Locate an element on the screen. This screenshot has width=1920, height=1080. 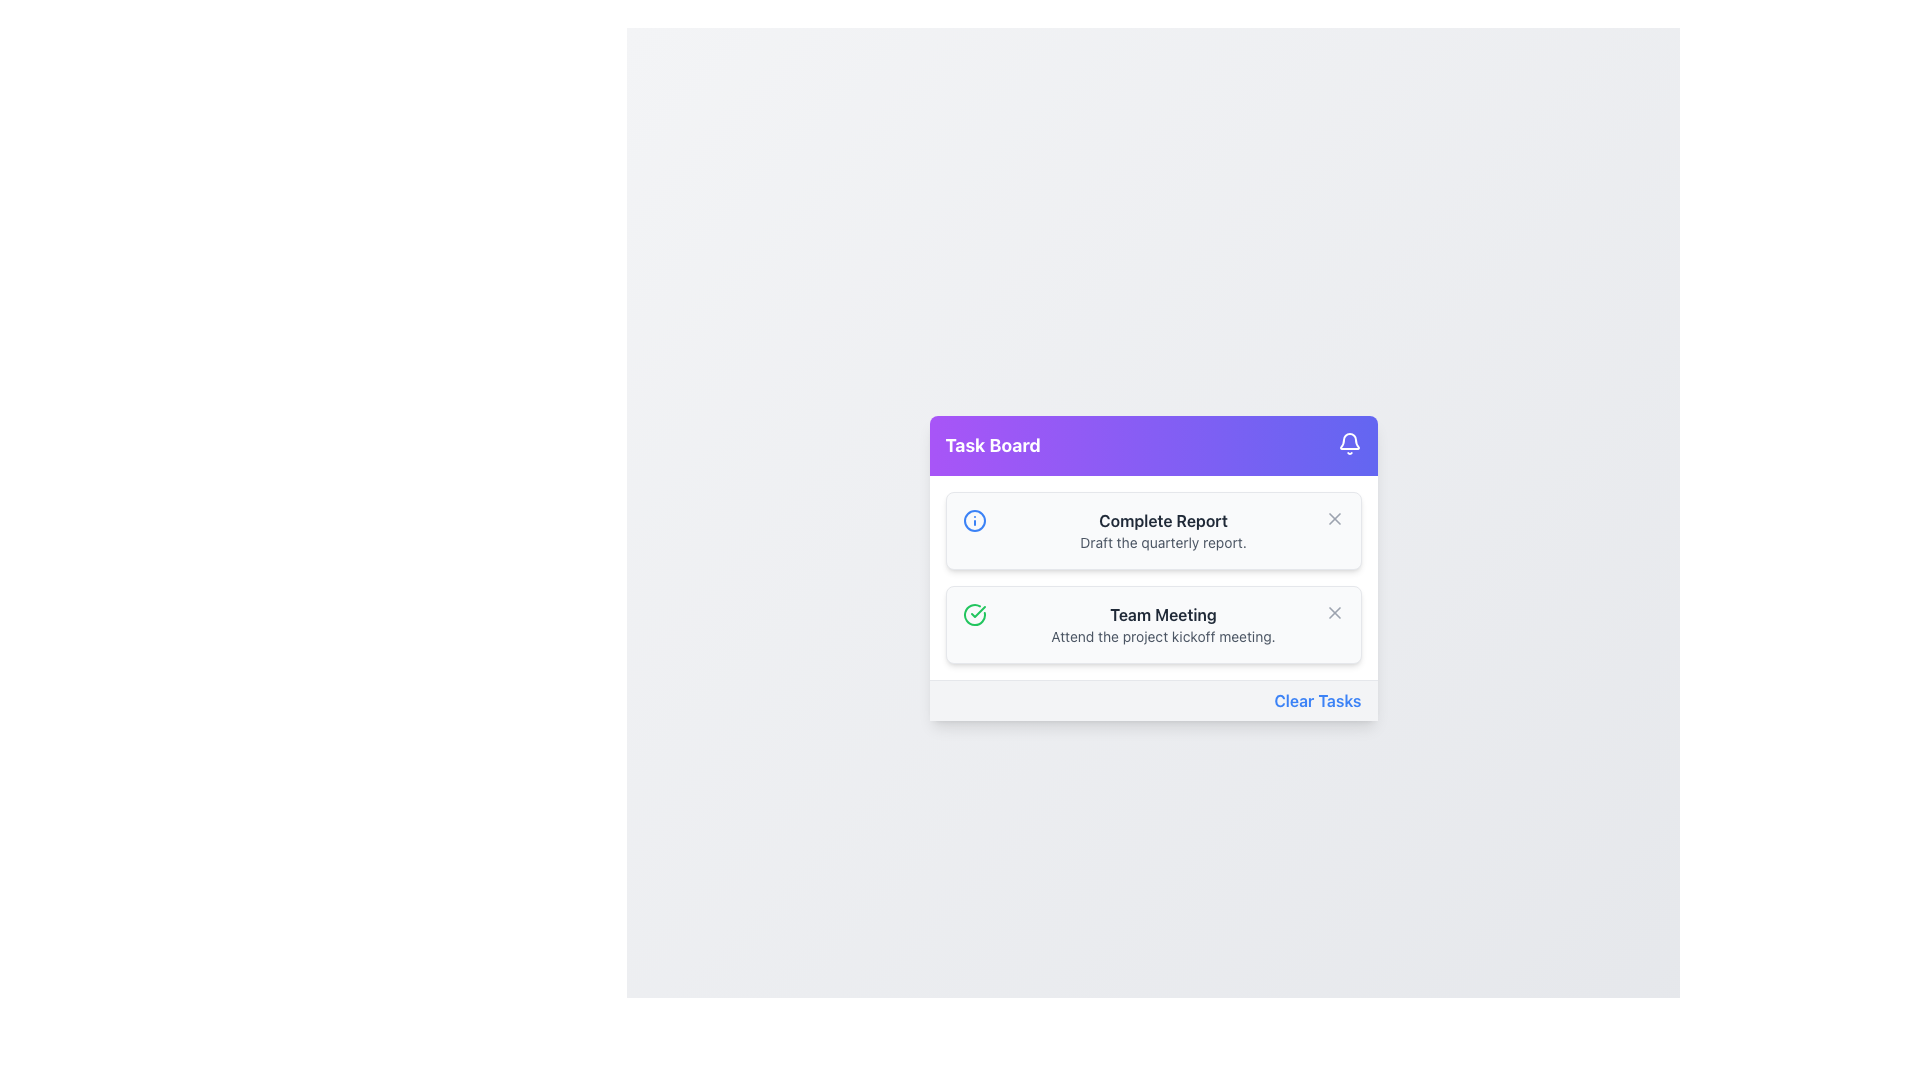
the bold text label reading 'Task Board' with a purple background and white font, located at the far left of the top header bar is located at coordinates (993, 444).